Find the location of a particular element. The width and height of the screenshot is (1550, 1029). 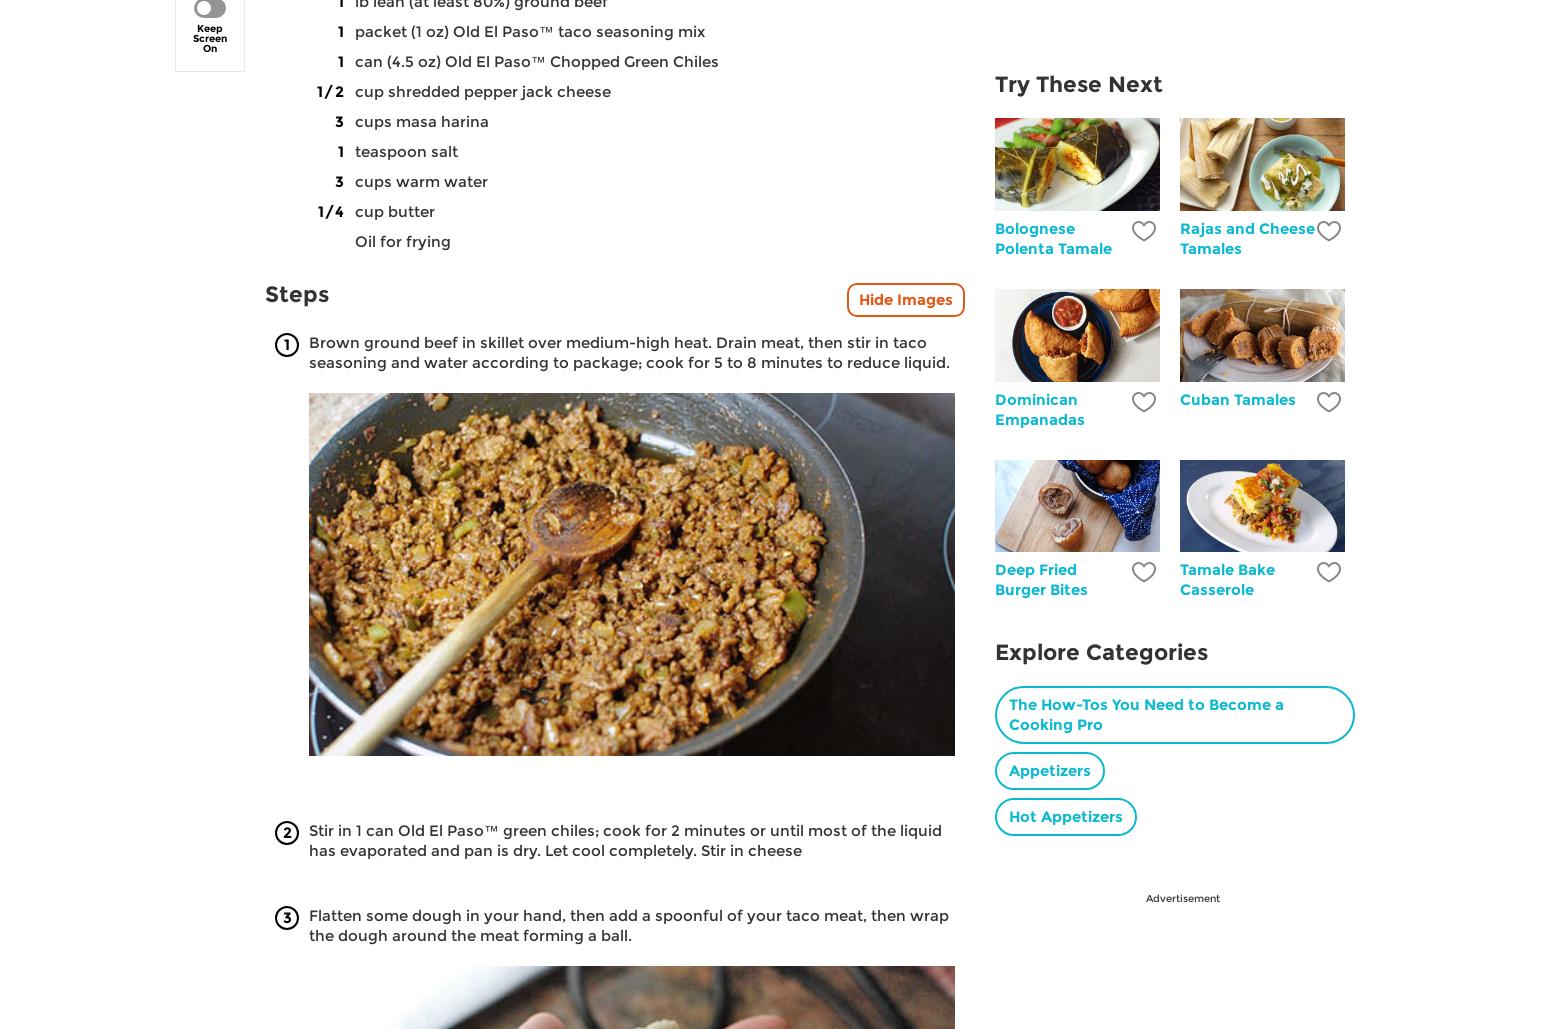

'Rajas and Cheese Tamales' is located at coordinates (1246, 236).